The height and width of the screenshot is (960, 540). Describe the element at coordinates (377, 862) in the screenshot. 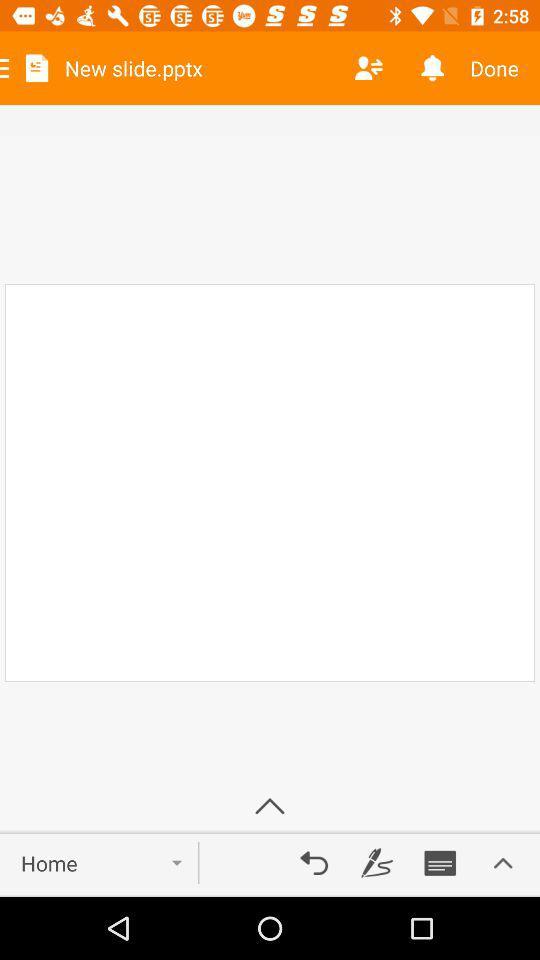

I see `pencil tool` at that location.